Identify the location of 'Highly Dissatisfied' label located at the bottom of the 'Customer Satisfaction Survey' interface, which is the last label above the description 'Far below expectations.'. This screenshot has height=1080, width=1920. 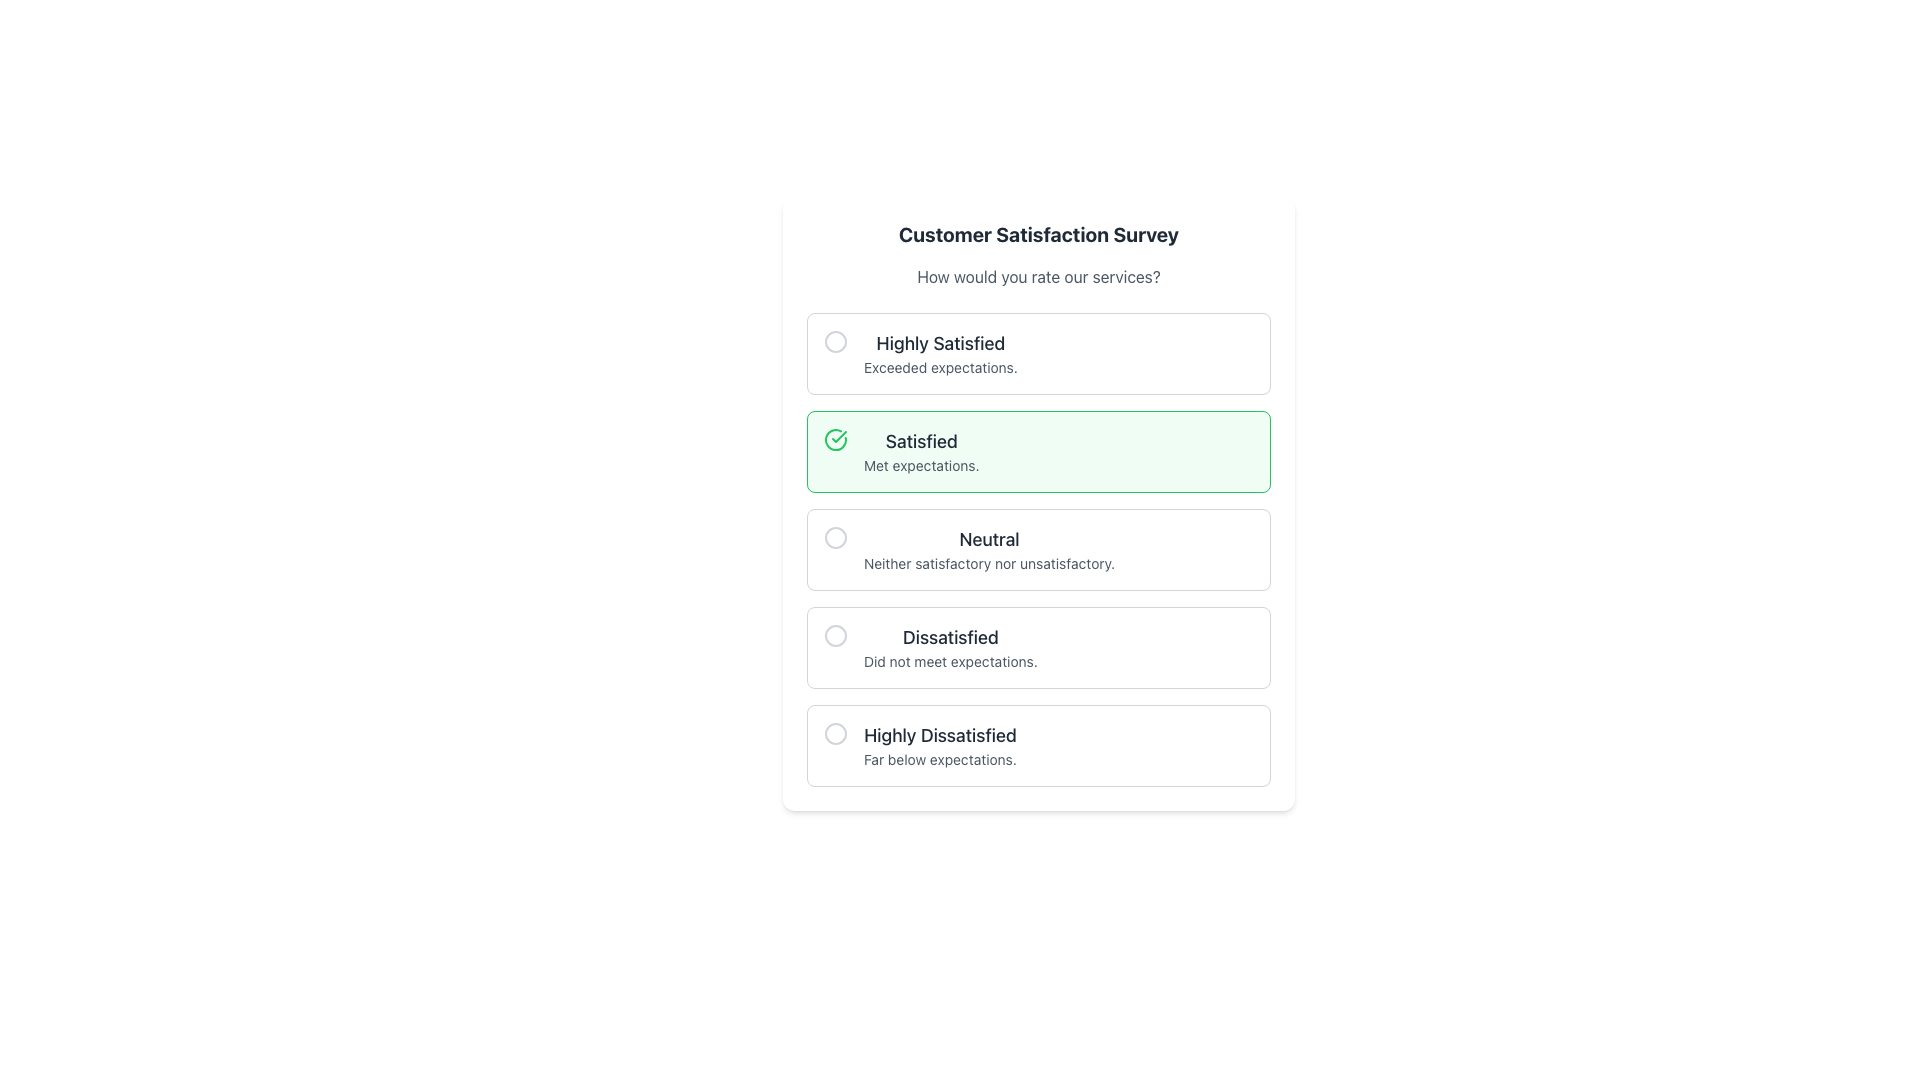
(939, 736).